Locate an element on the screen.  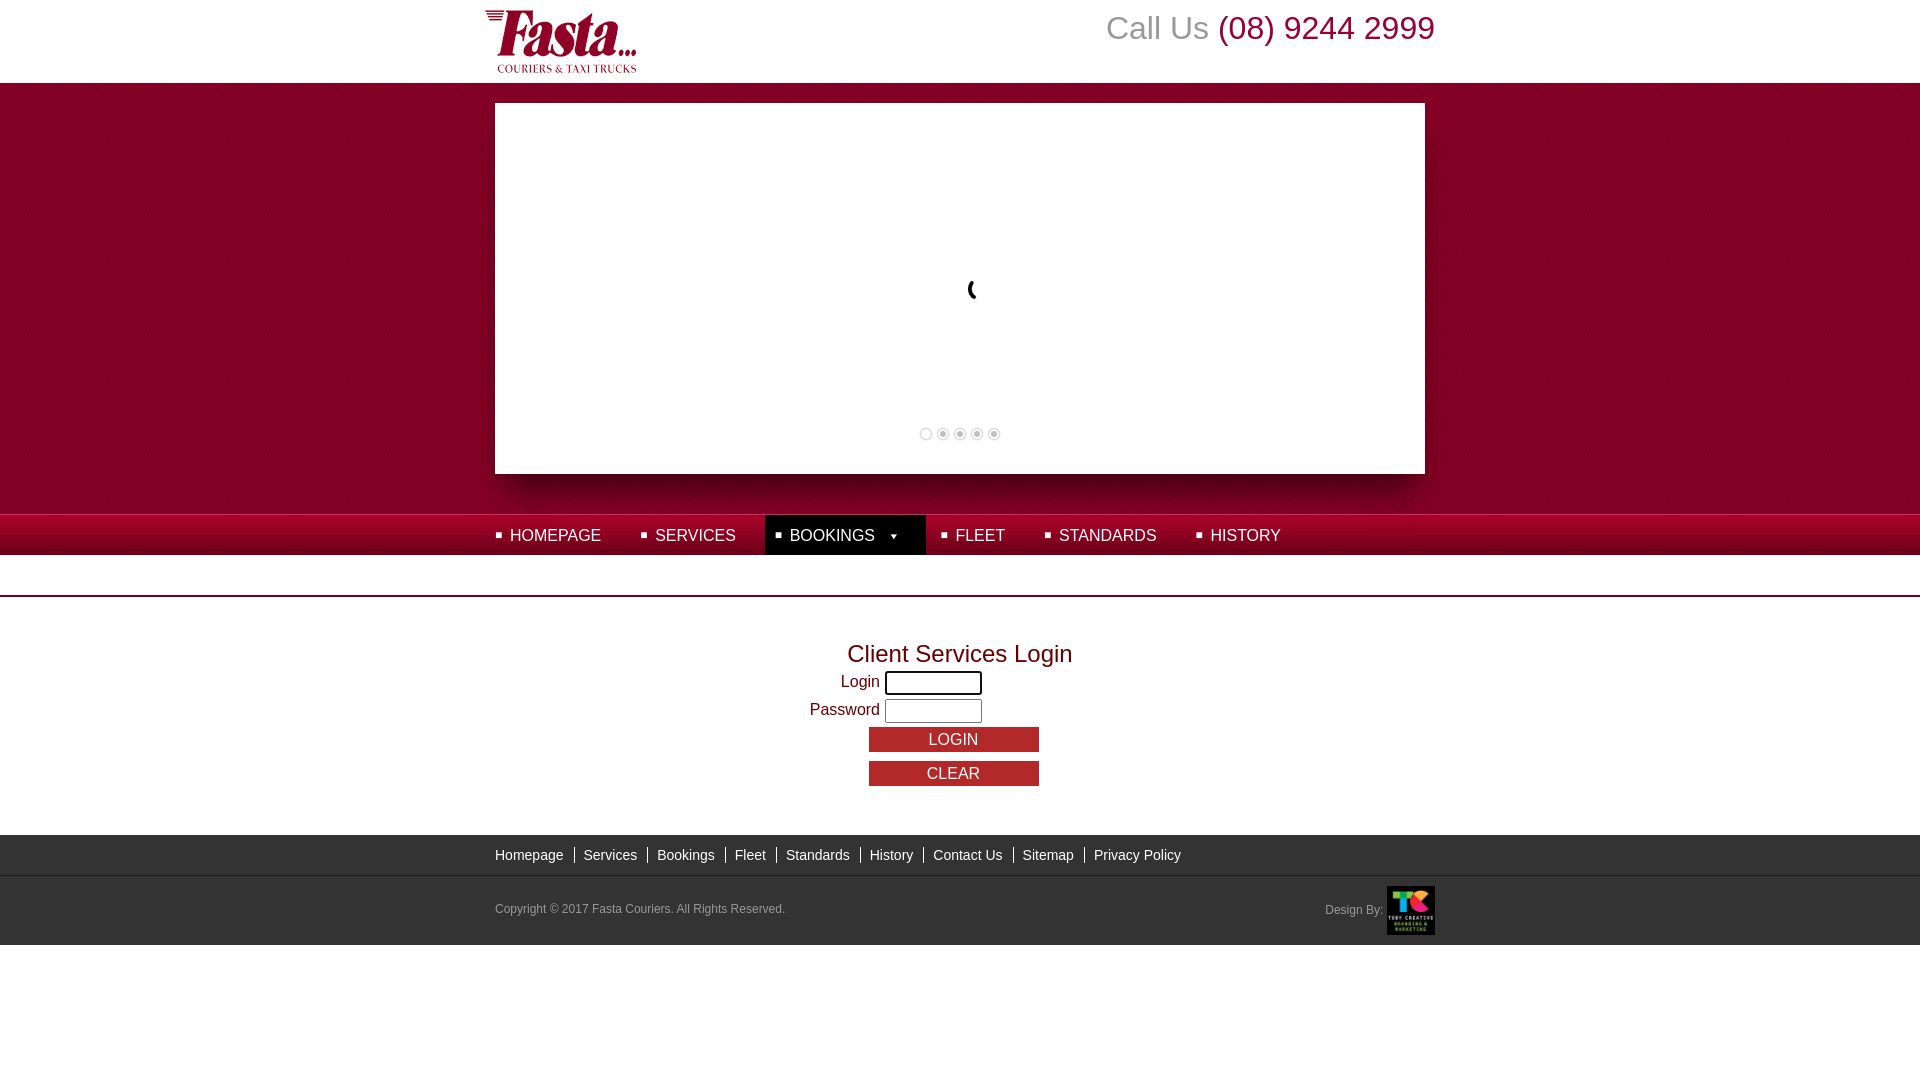
'FLEET' is located at coordinates (979, 534).